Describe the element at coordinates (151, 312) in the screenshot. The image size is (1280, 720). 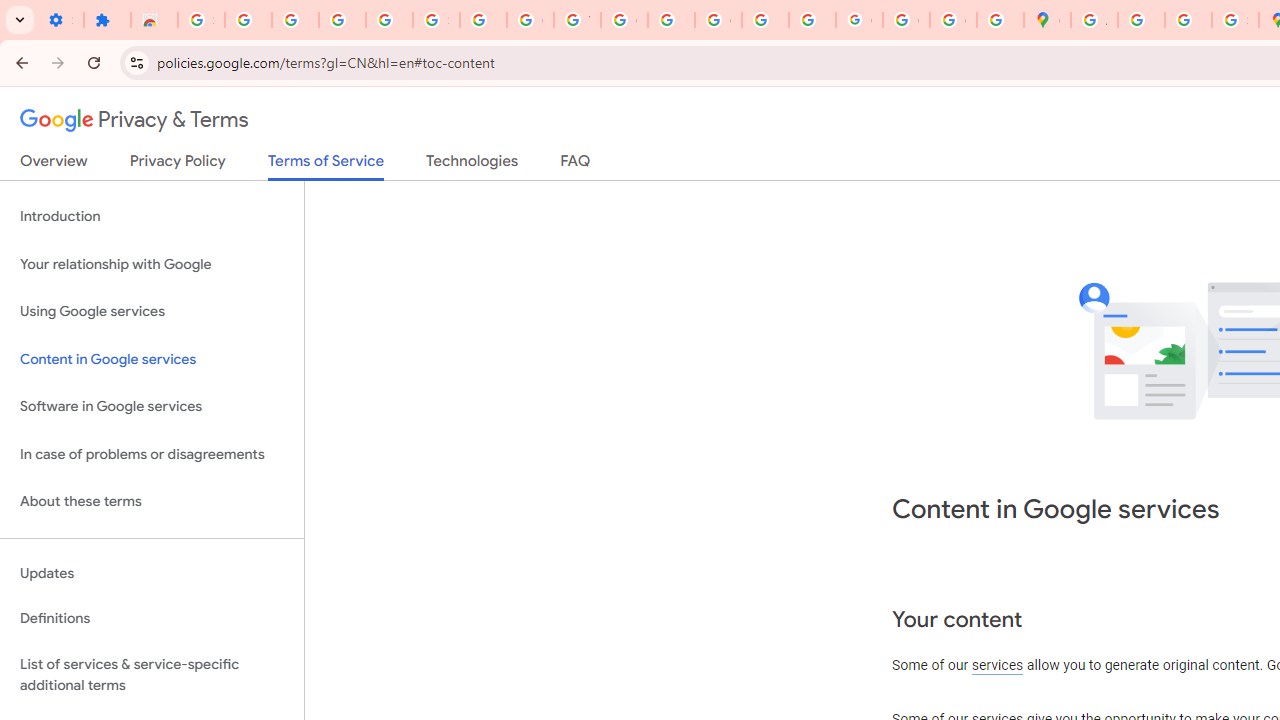
I see `'Using Google services'` at that location.